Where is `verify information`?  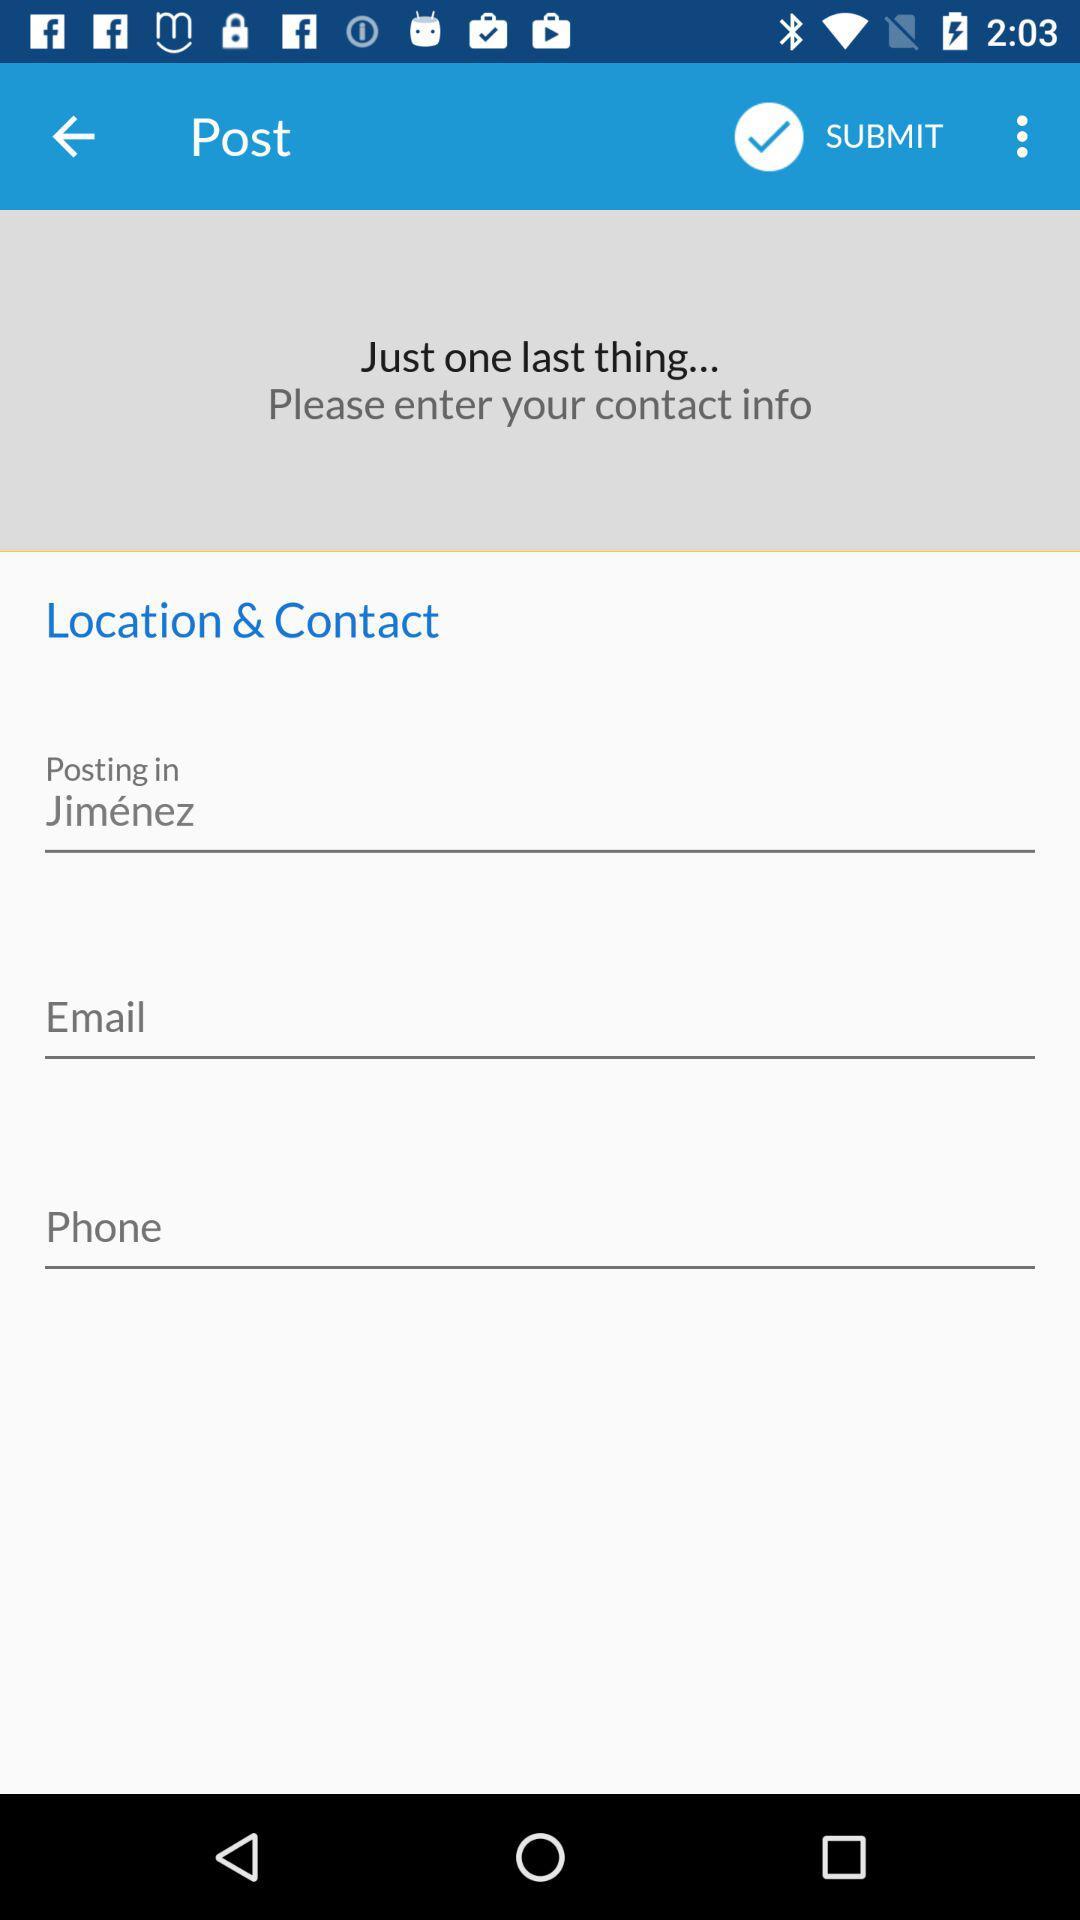
verify information is located at coordinates (540, 1003).